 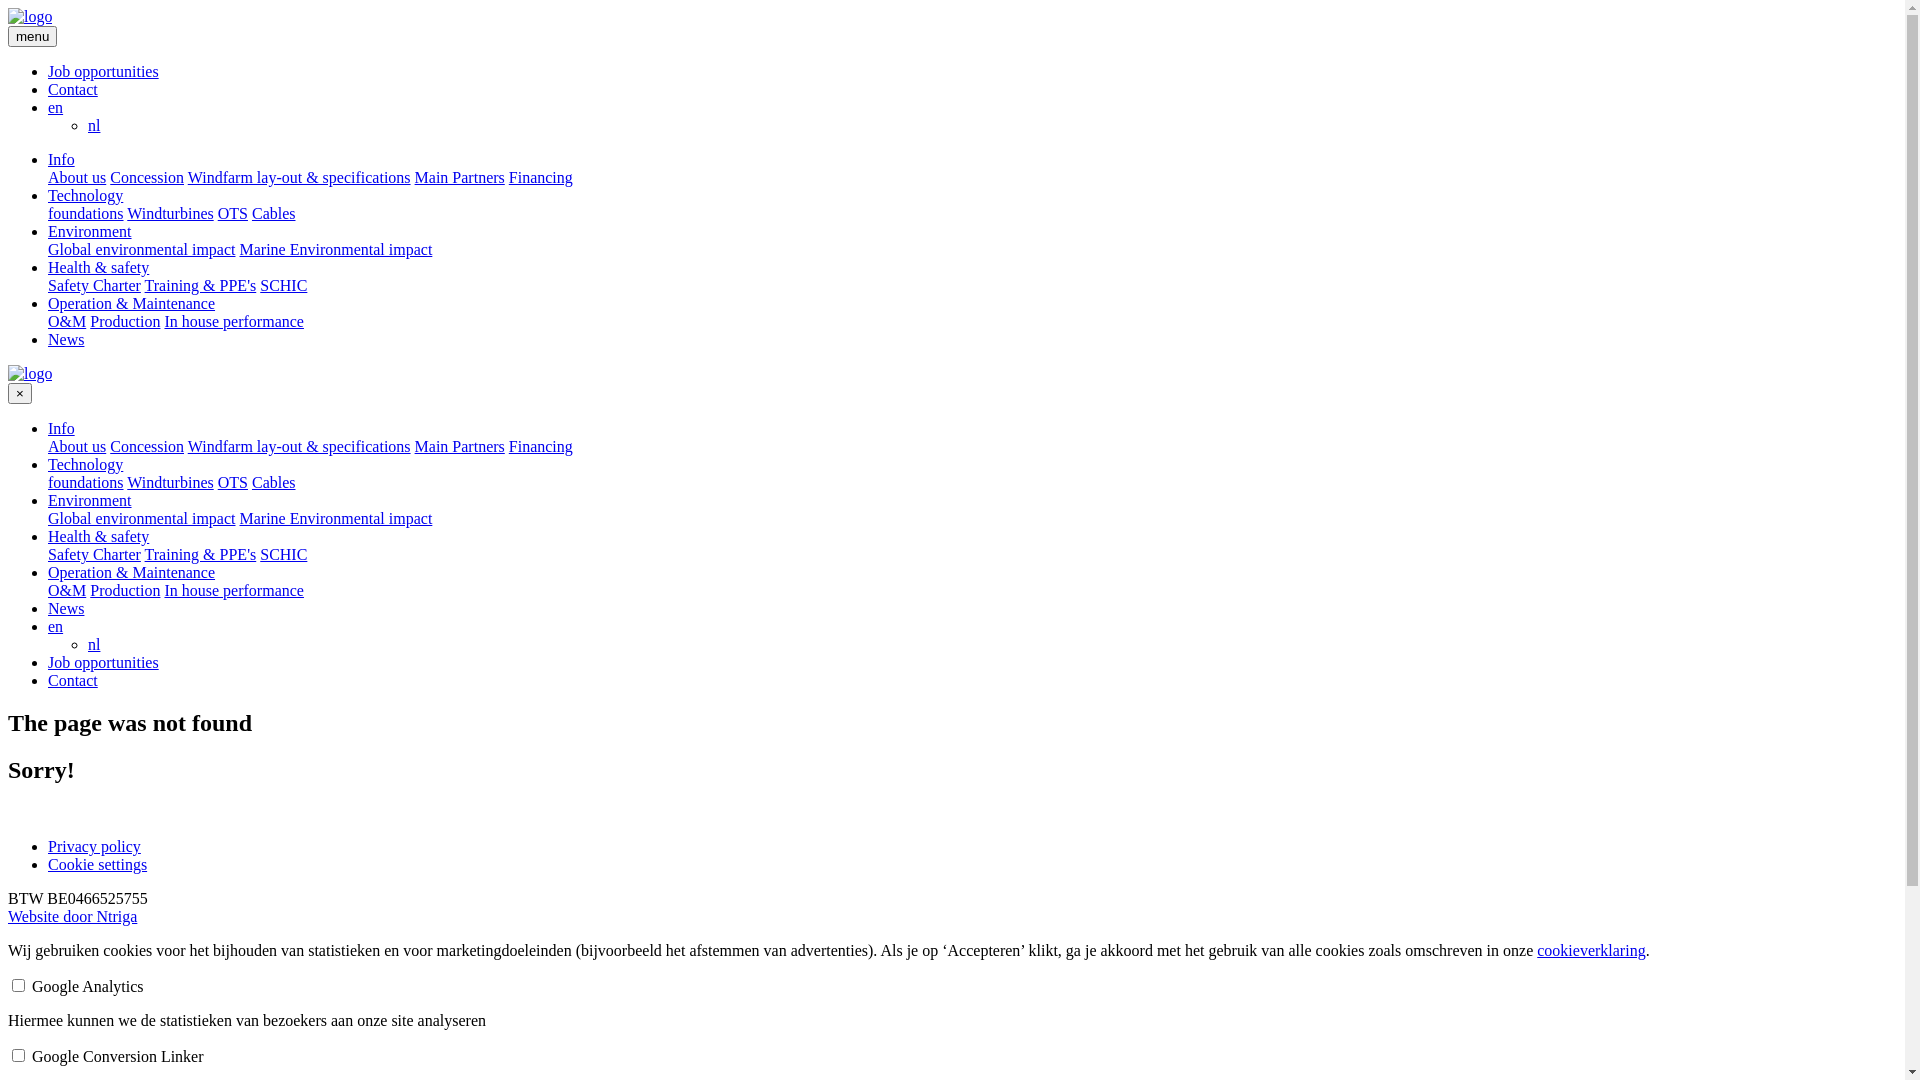 What do you see at coordinates (8, 36) in the screenshot?
I see `'menu'` at bounding box center [8, 36].